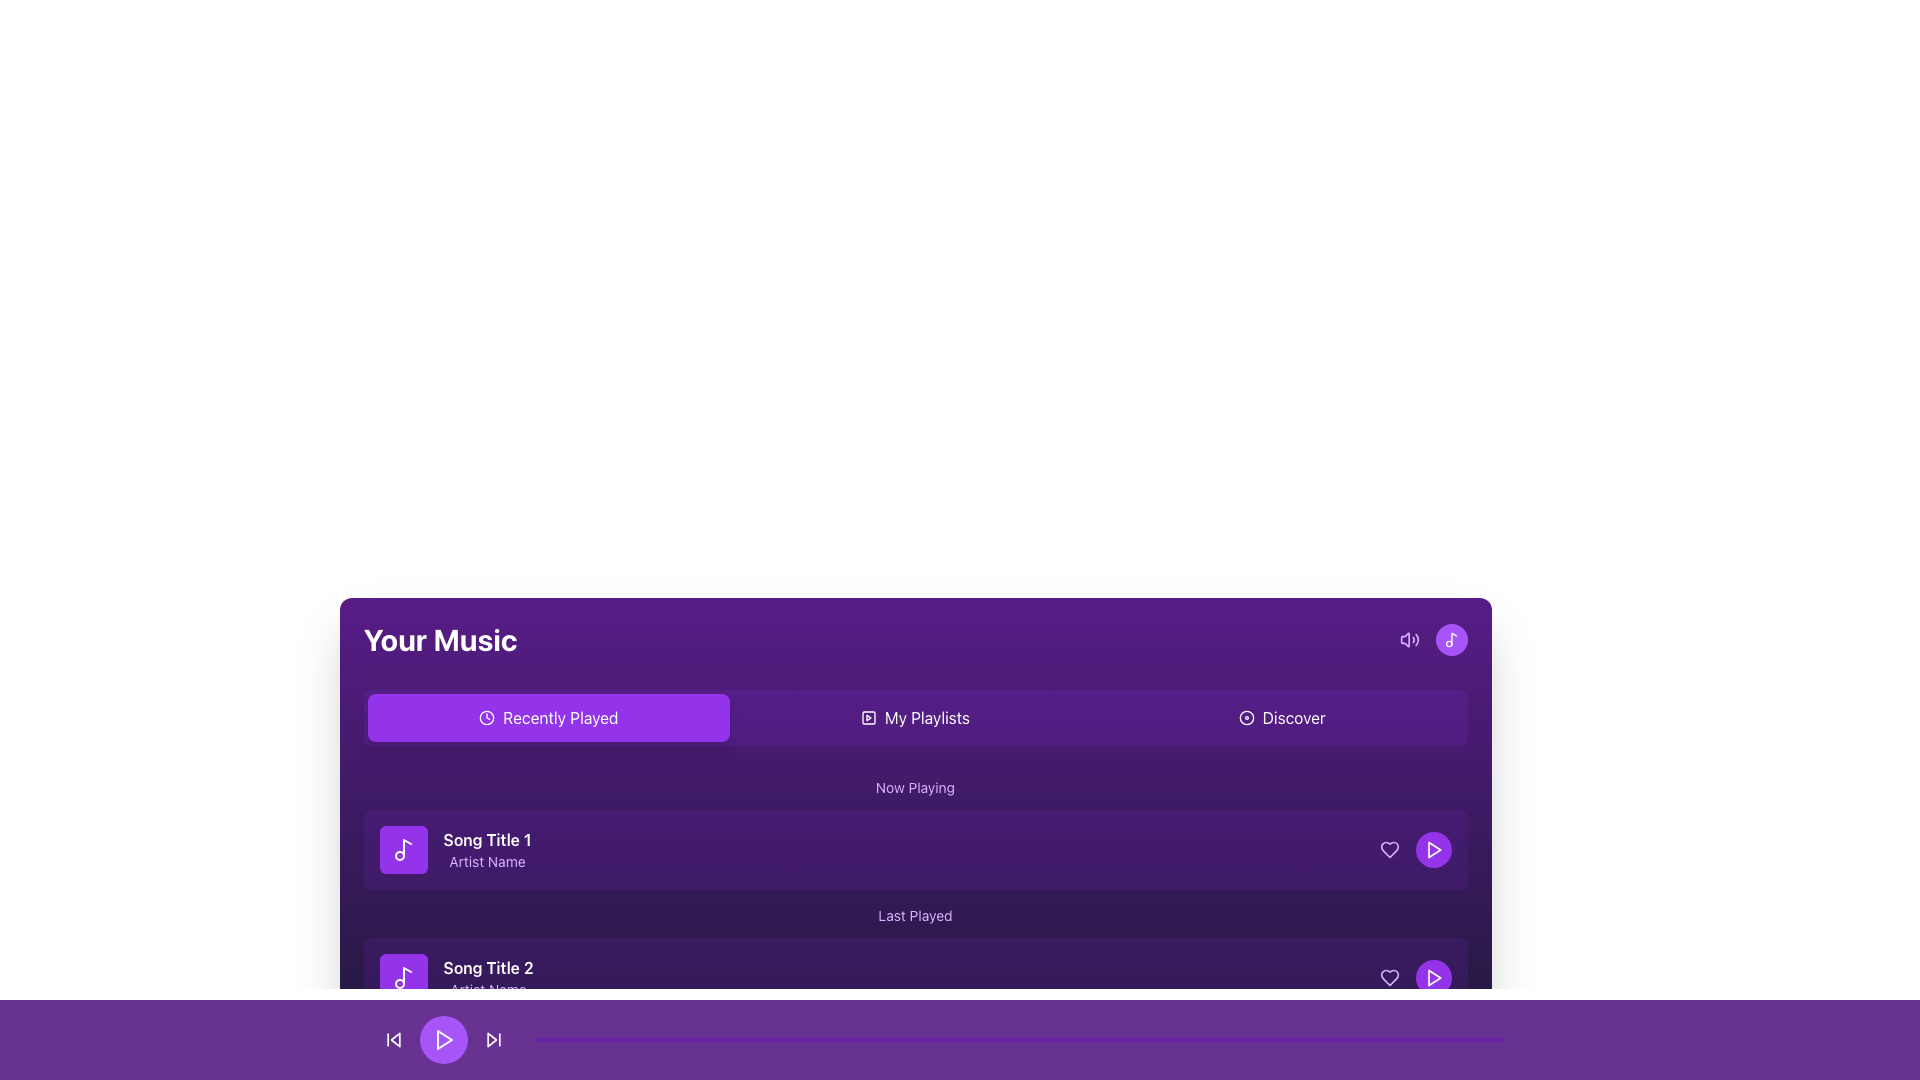 Image resolution: width=1920 pixels, height=1080 pixels. What do you see at coordinates (1451, 640) in the screenshot?
I see `the small music icon represented by a musical note in the top-right corner of the music application header section` at bounding box center [1451, 640].